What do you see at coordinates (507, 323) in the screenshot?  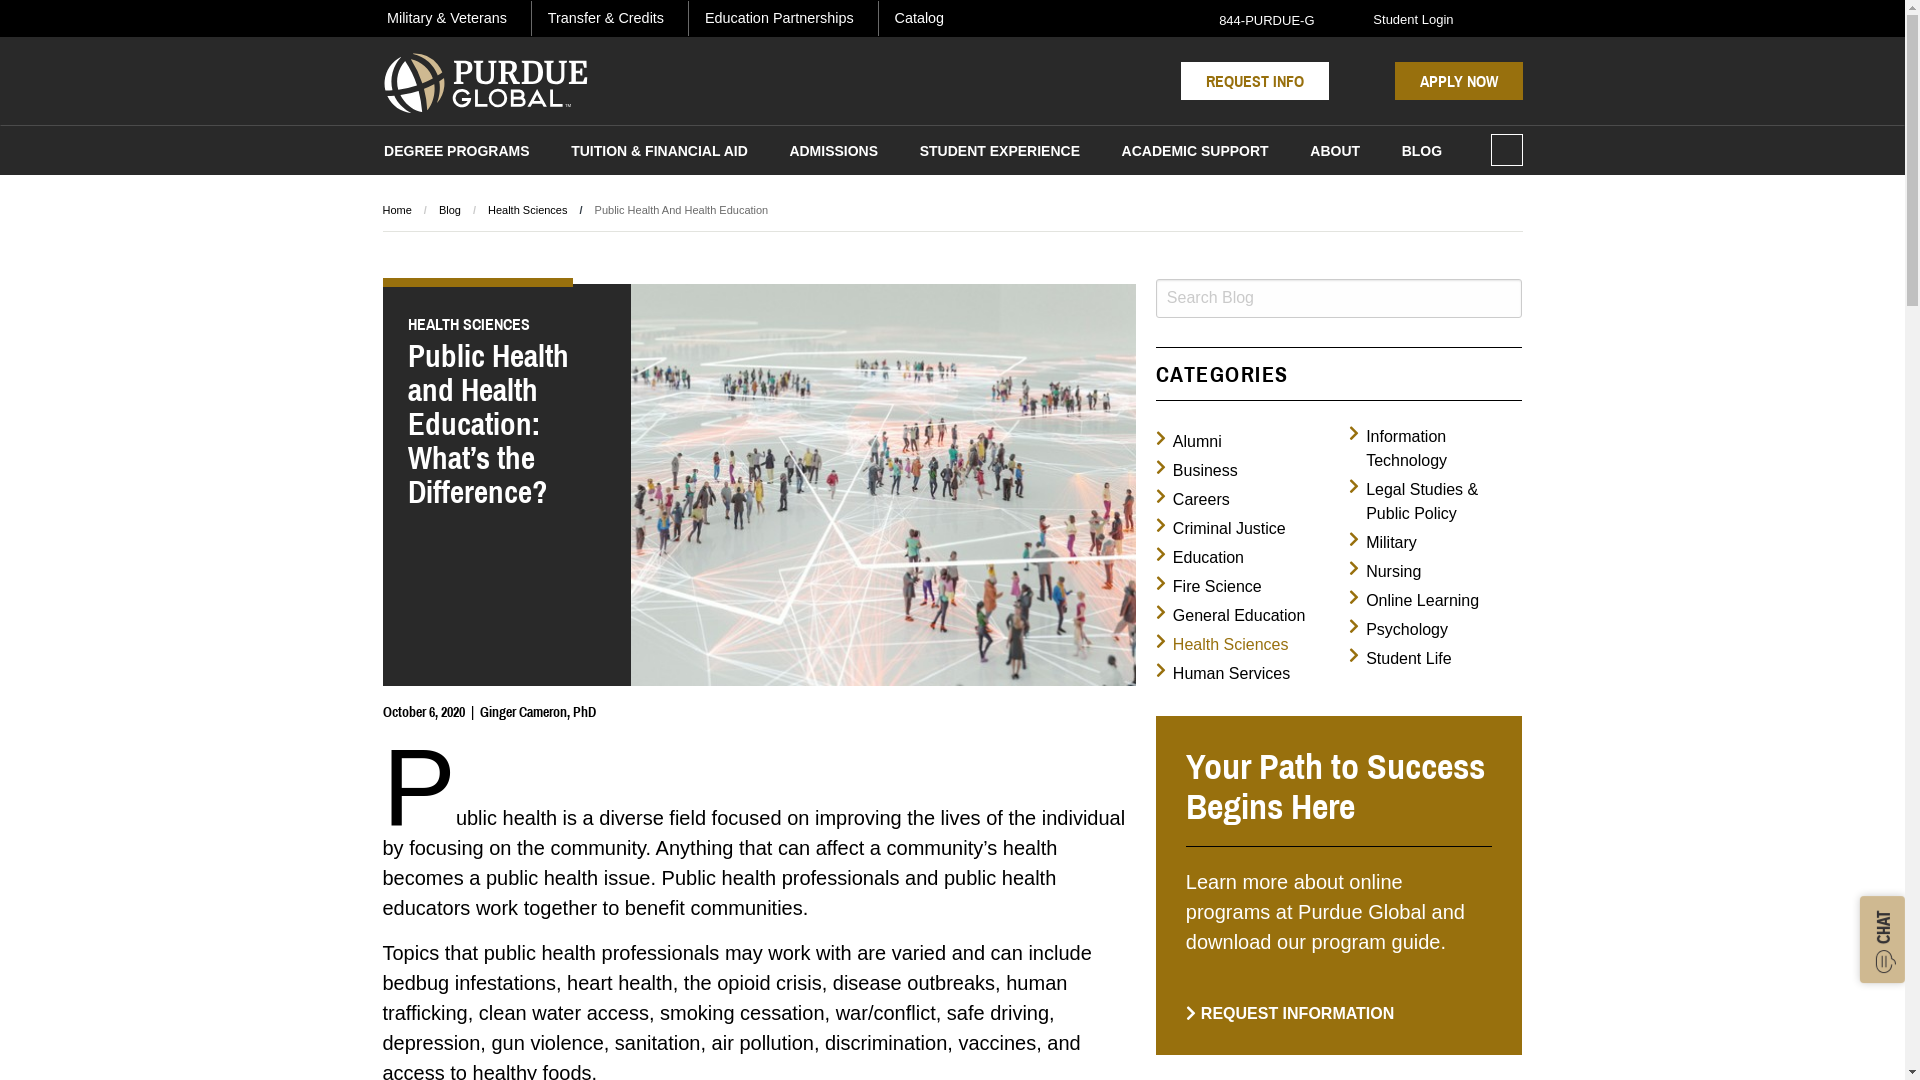 I see `'HEALTH SCIENCES'` at bounding box center [507, 323].